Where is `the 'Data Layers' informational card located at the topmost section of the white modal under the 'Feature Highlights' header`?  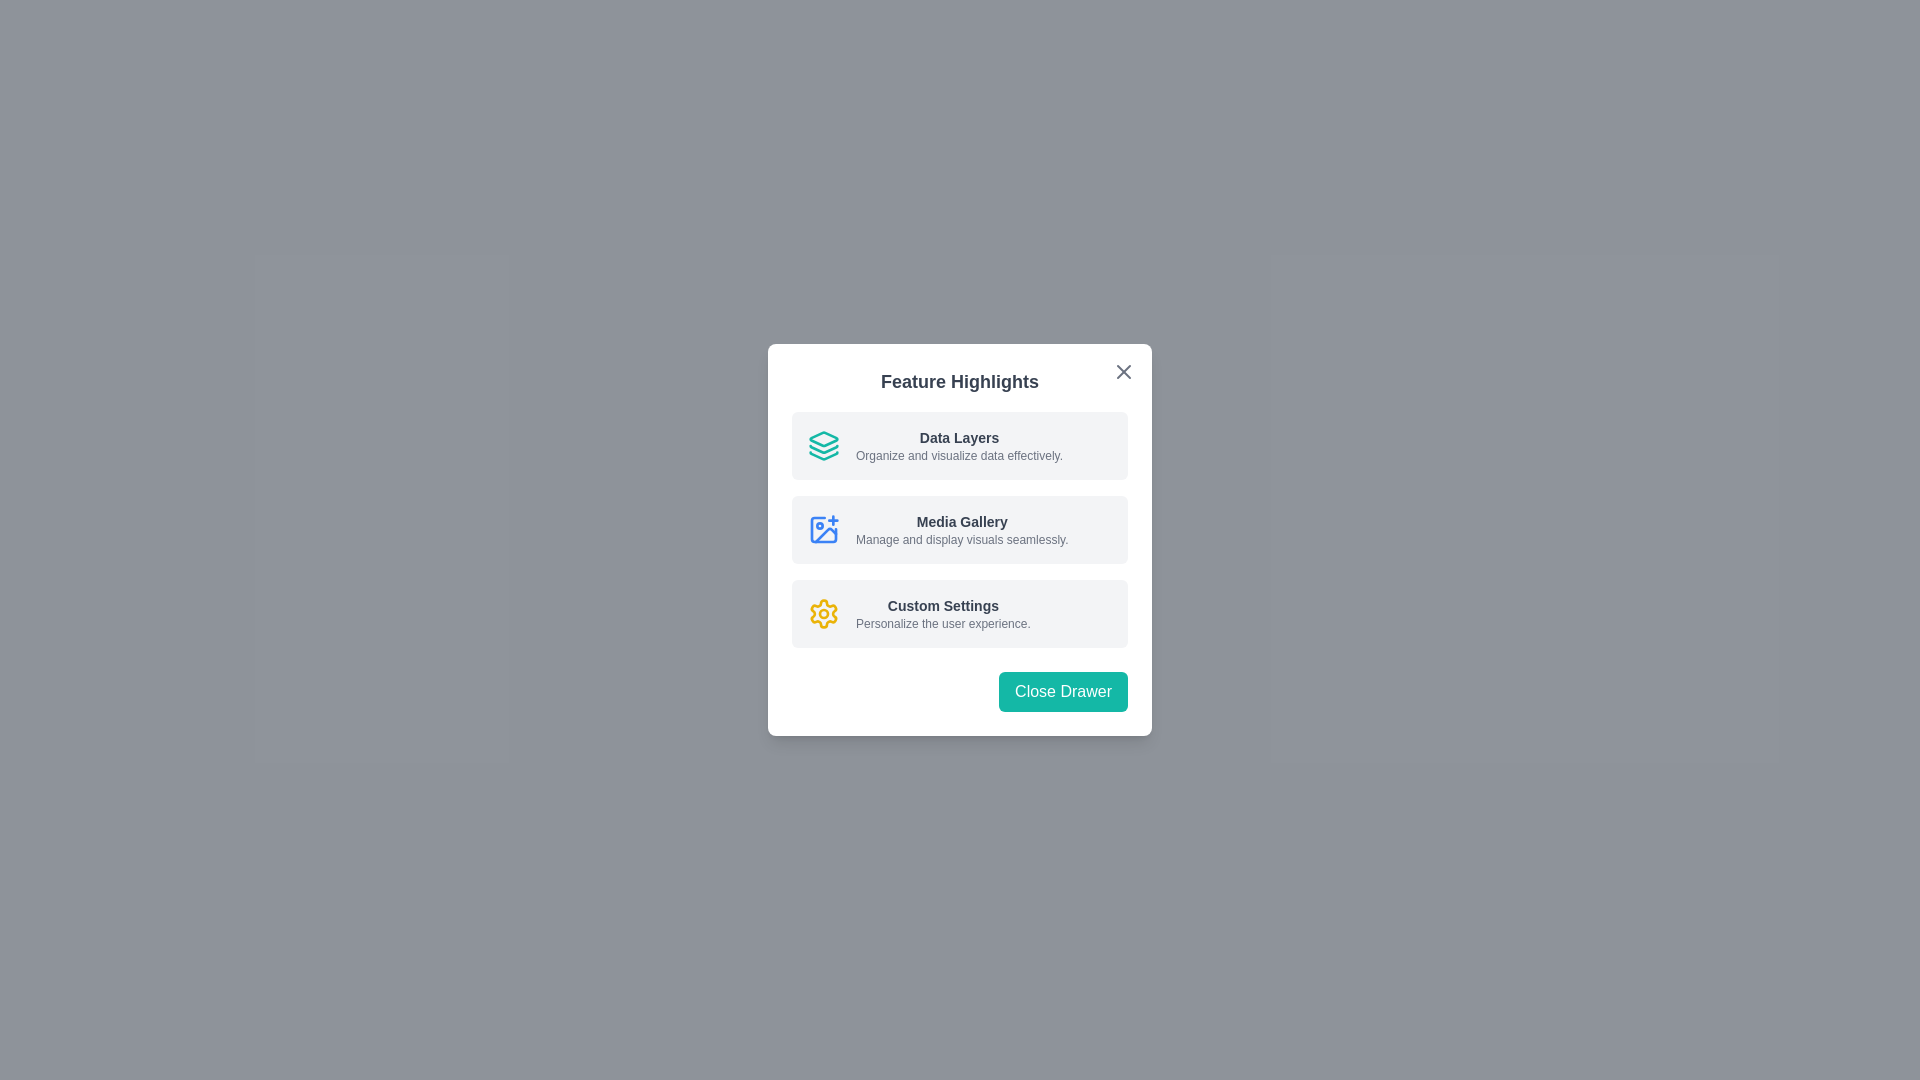 the 'Data Layers' informational card located at the topmost section of the white modal under the 'Feature Highlights' header is located at coordinates (960, 445).